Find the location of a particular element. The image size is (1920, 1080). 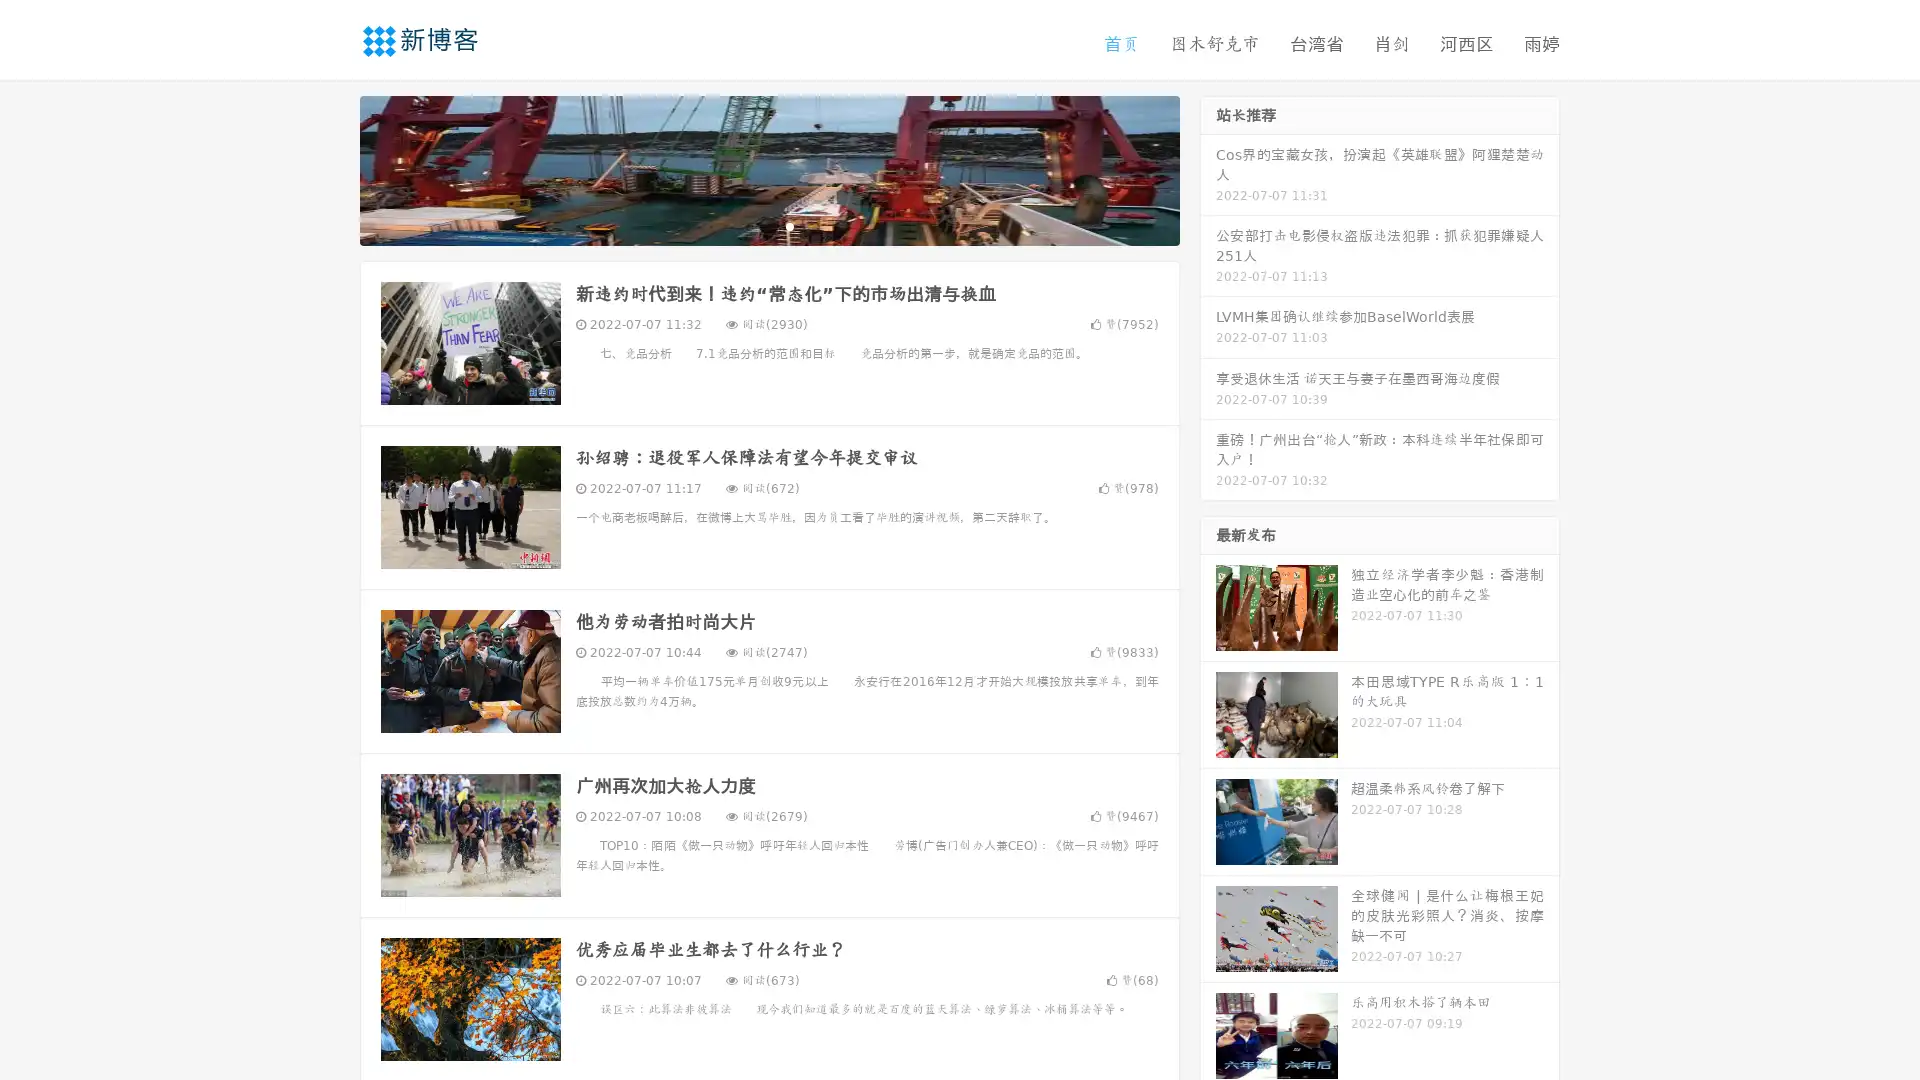

Next slide is located at coordinates (1208, 168).